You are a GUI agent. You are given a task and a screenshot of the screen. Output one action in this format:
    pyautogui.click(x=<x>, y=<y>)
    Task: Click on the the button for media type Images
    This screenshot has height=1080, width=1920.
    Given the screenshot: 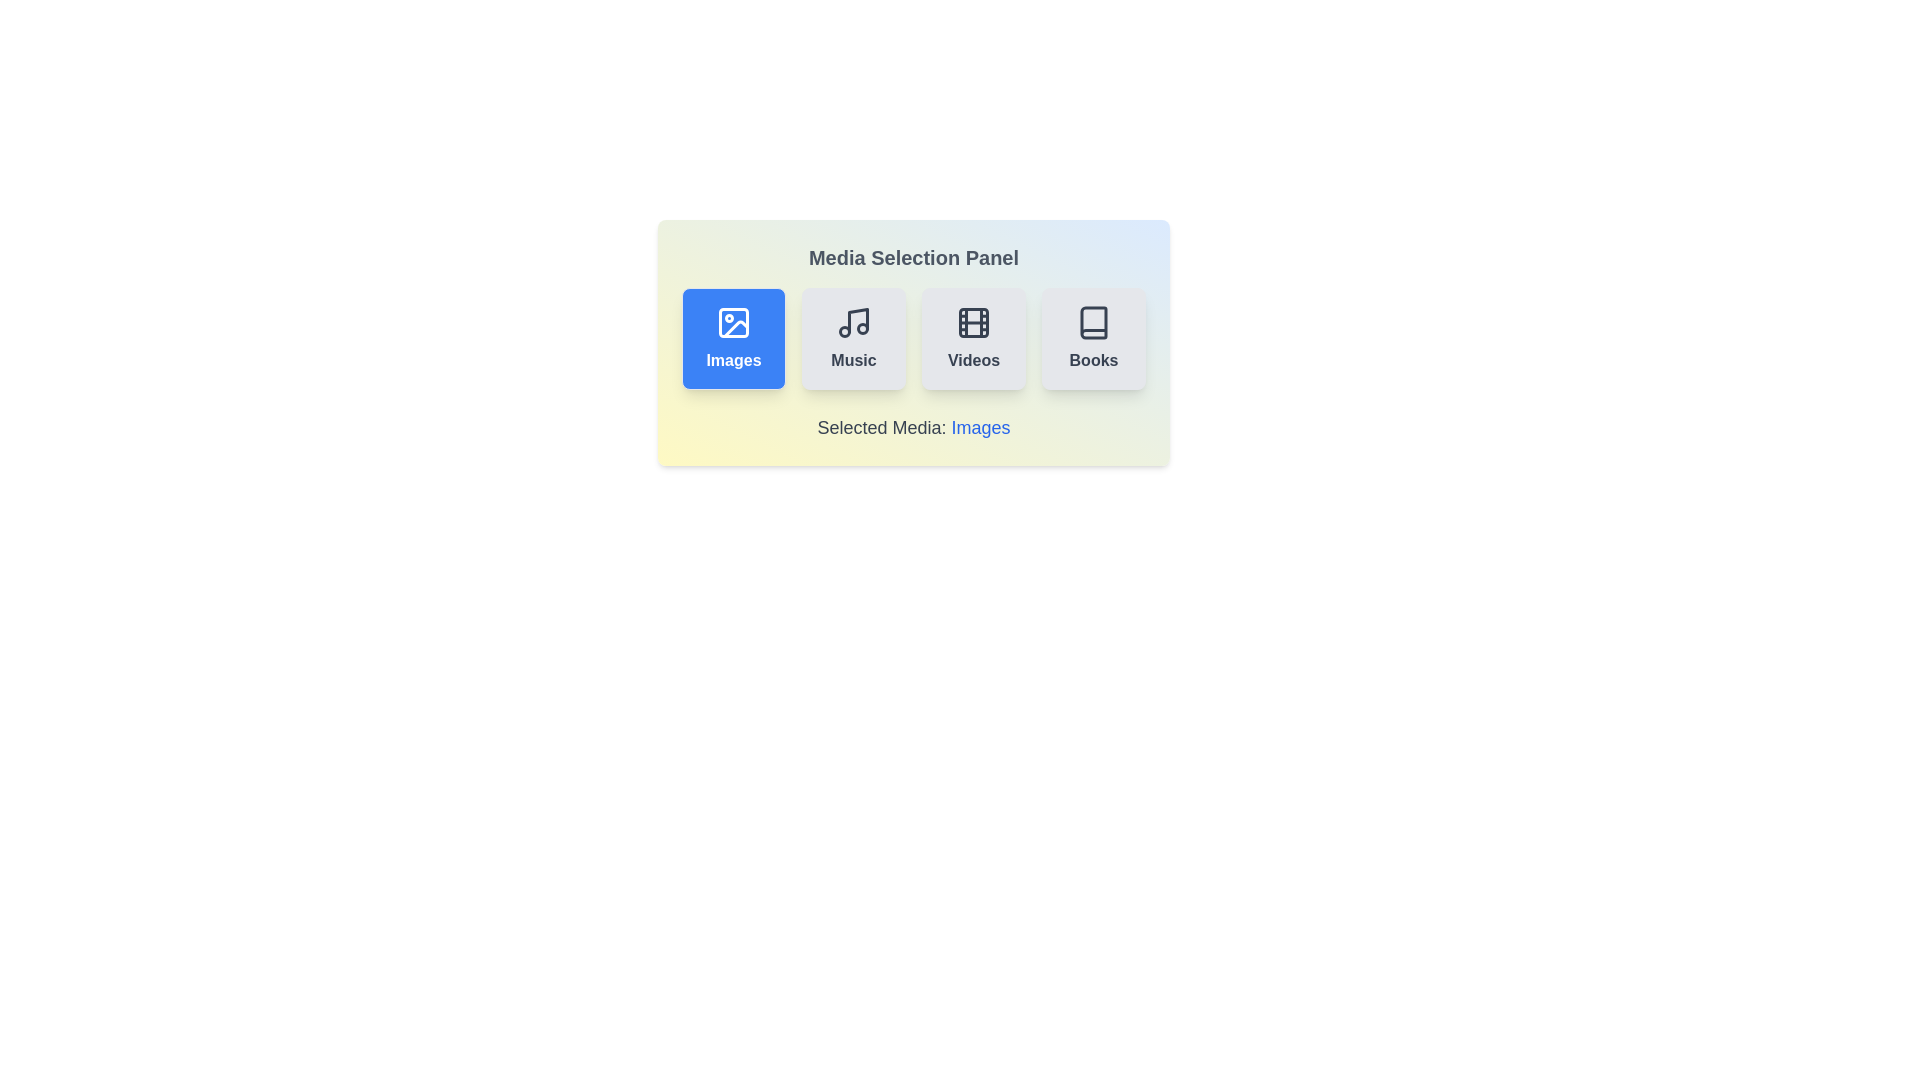 What is the action you would take?
    pyautogui.click(x=733, y=338)
    